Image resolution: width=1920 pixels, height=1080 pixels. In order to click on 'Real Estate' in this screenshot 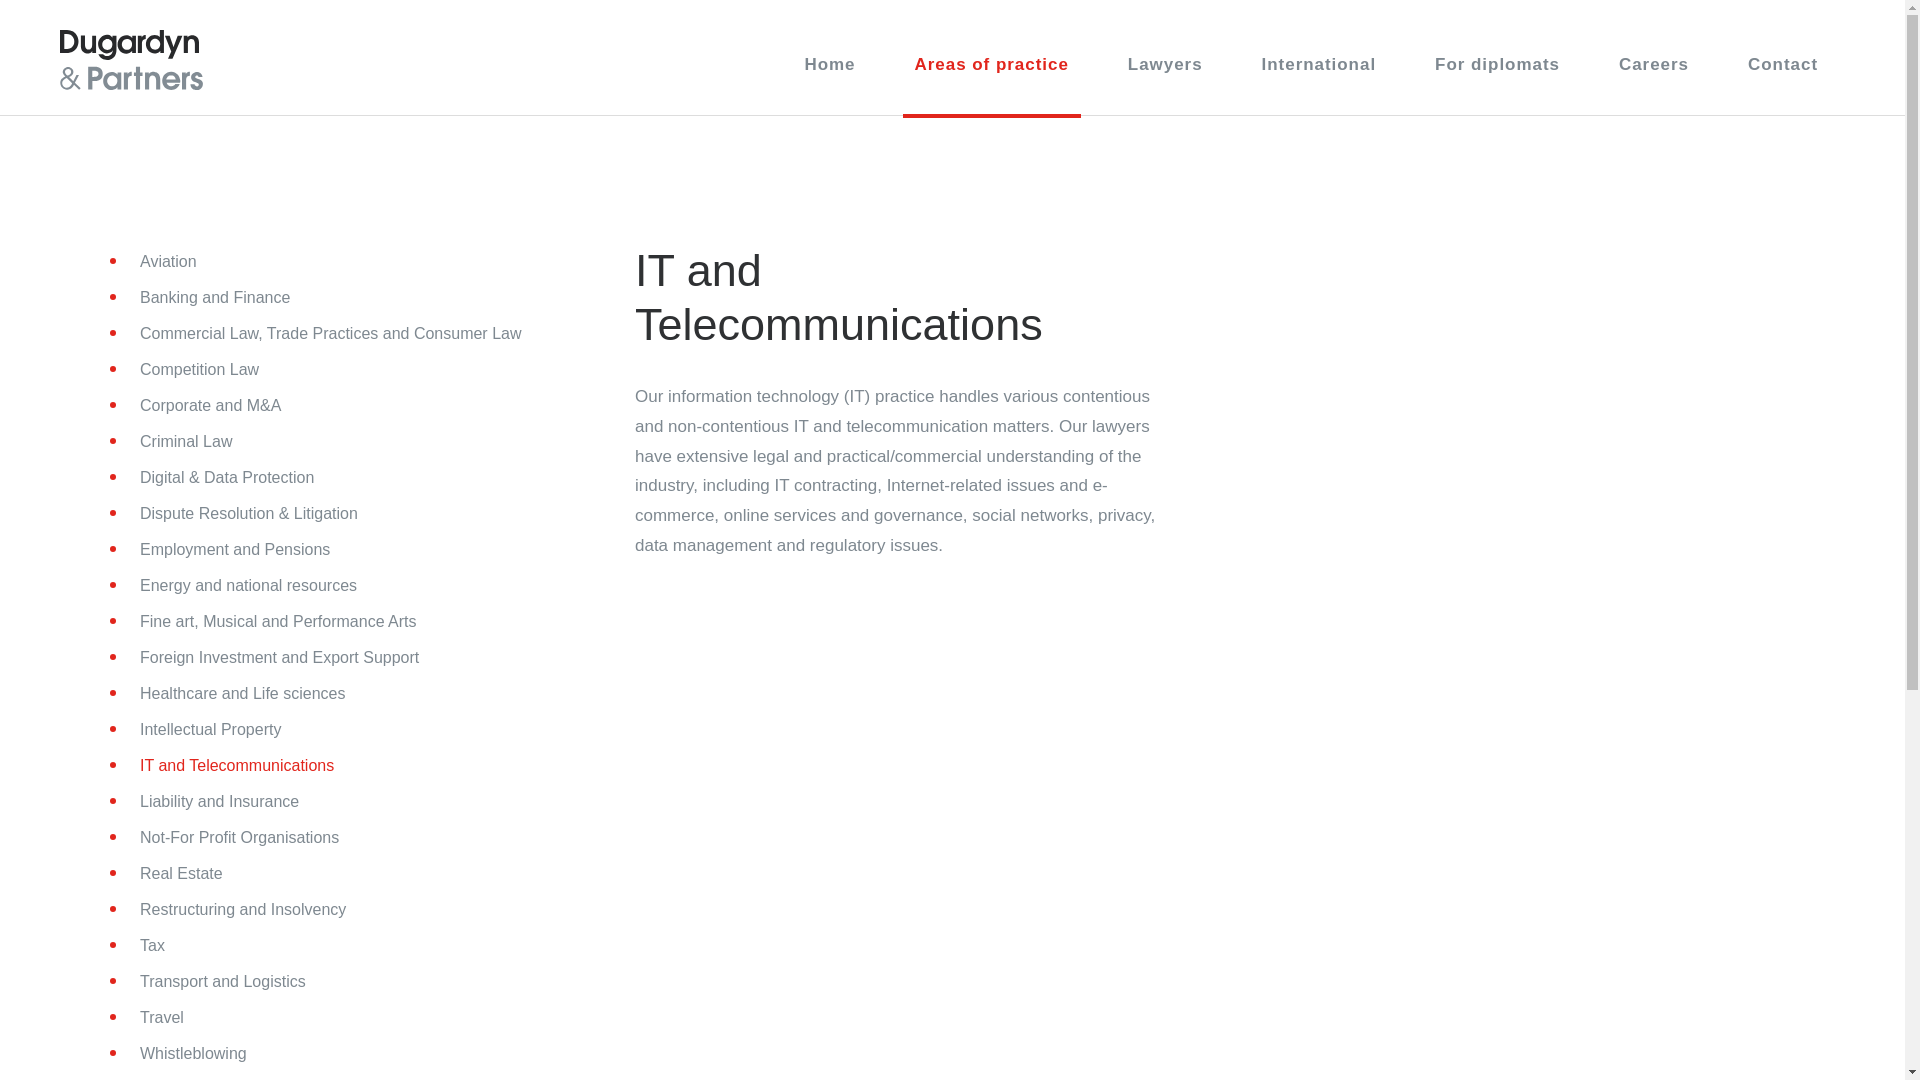, I will do `click(168, 873)`.